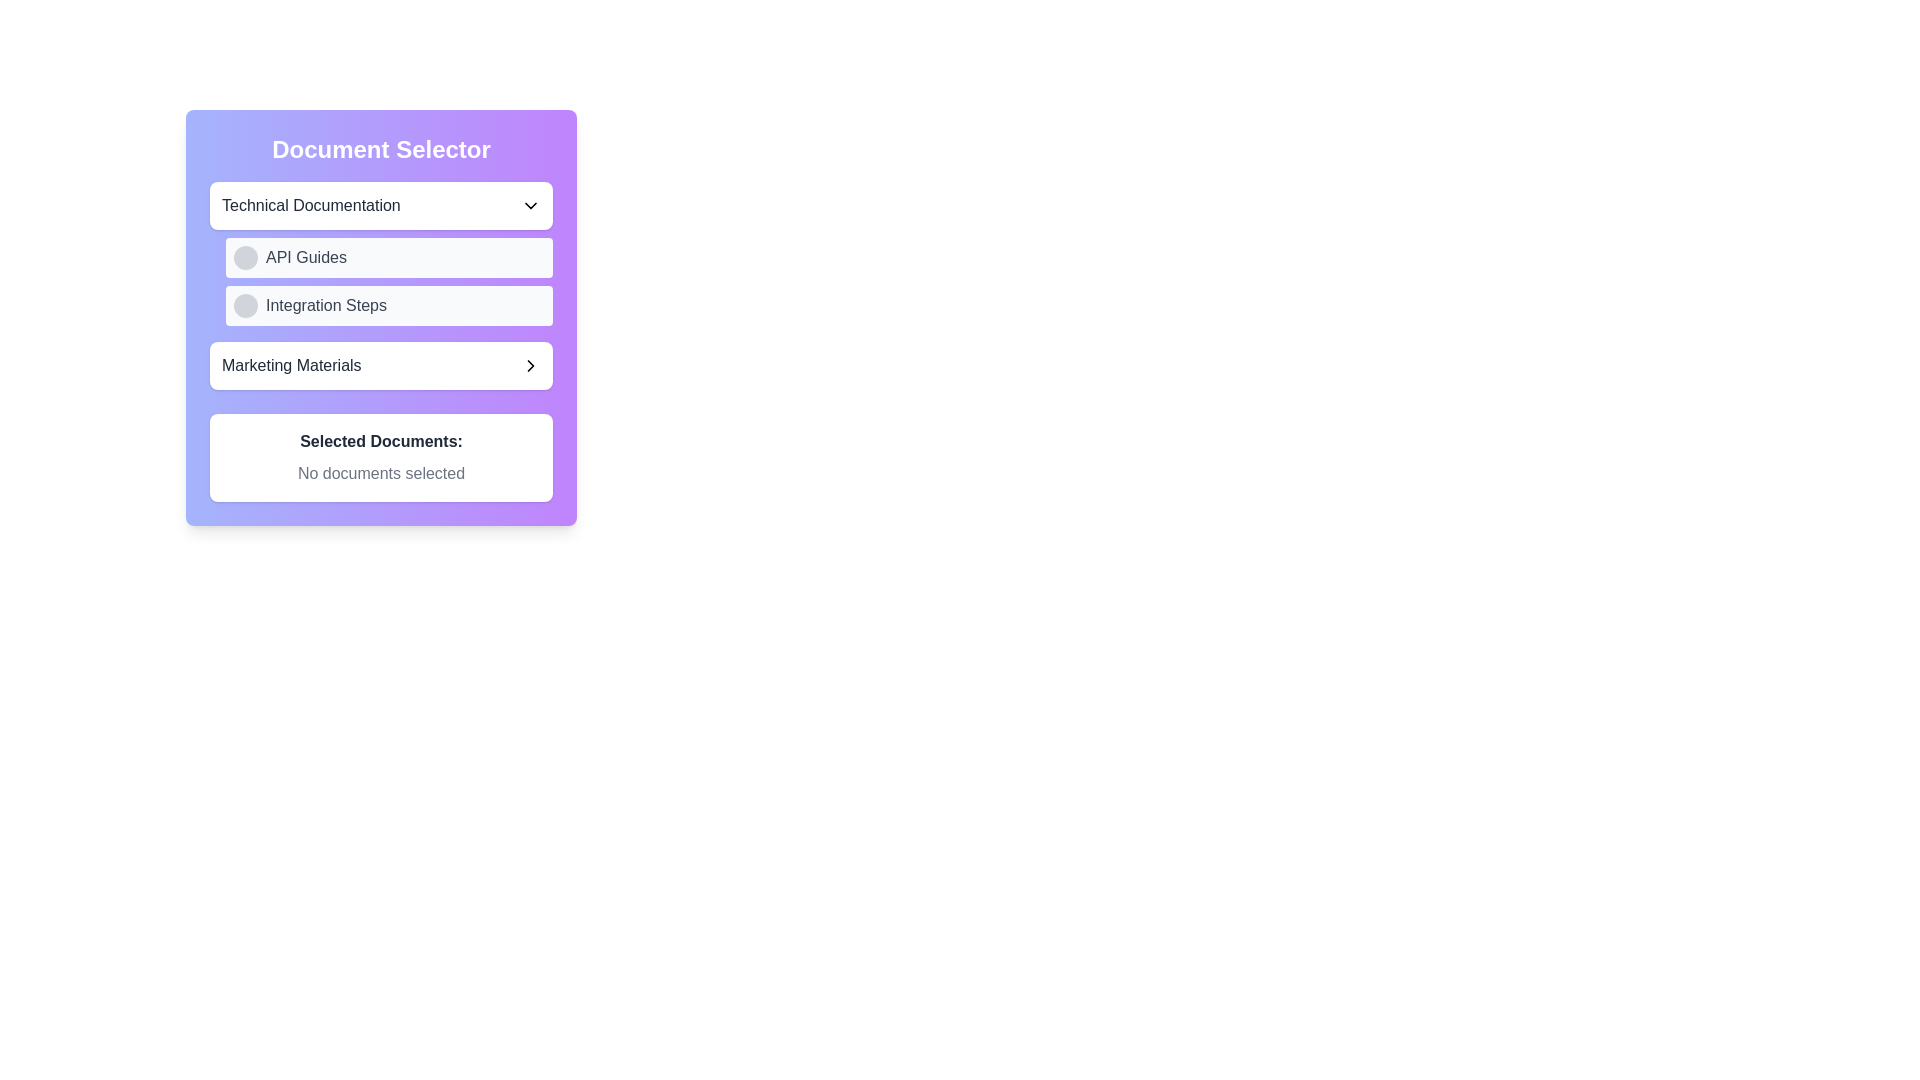  What do you see at coordinates (531, 366) in the screenshot?
I see `the navigation icon indicating access to 'Marketing Materials'` at bounding box center [531, 366].